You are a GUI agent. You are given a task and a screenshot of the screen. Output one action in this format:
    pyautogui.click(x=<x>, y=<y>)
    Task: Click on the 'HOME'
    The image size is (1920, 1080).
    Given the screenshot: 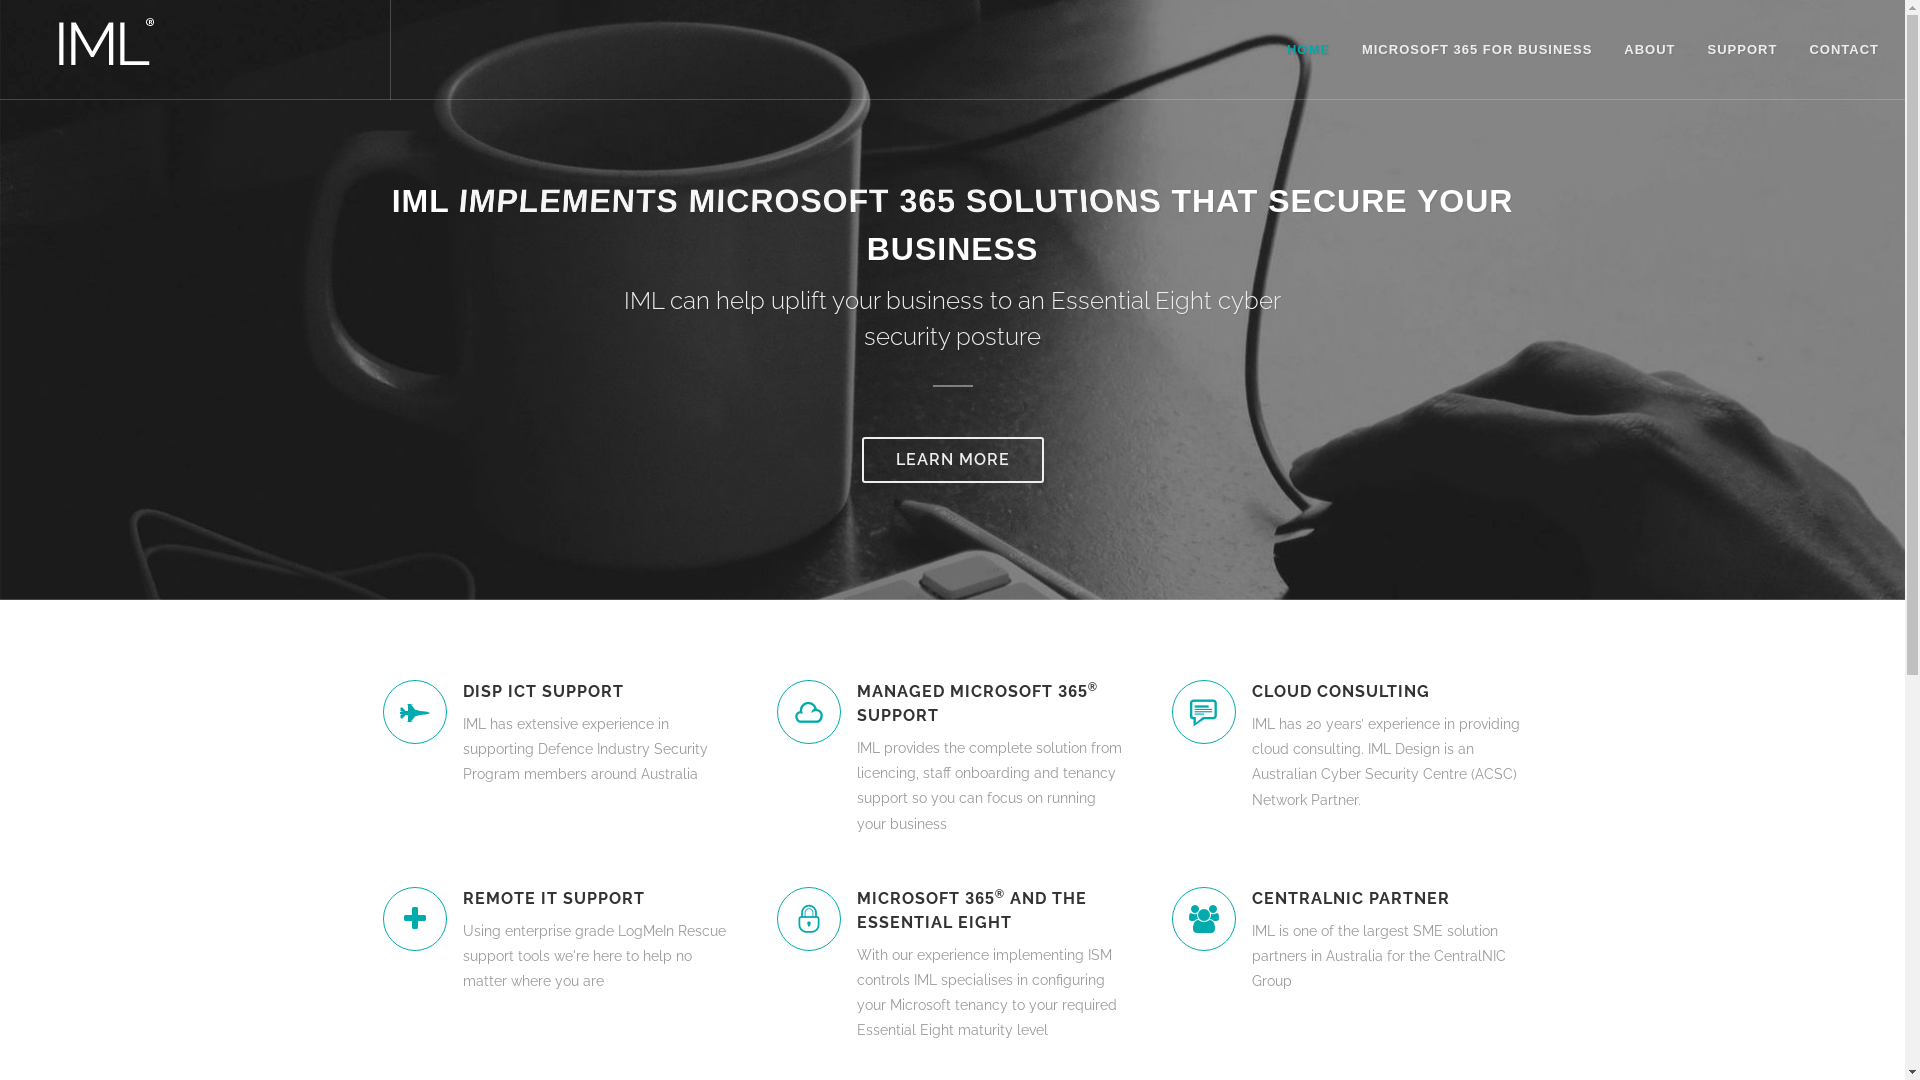 What is the action you would take?
    pyautogui.click(x=1308, y=49)
    